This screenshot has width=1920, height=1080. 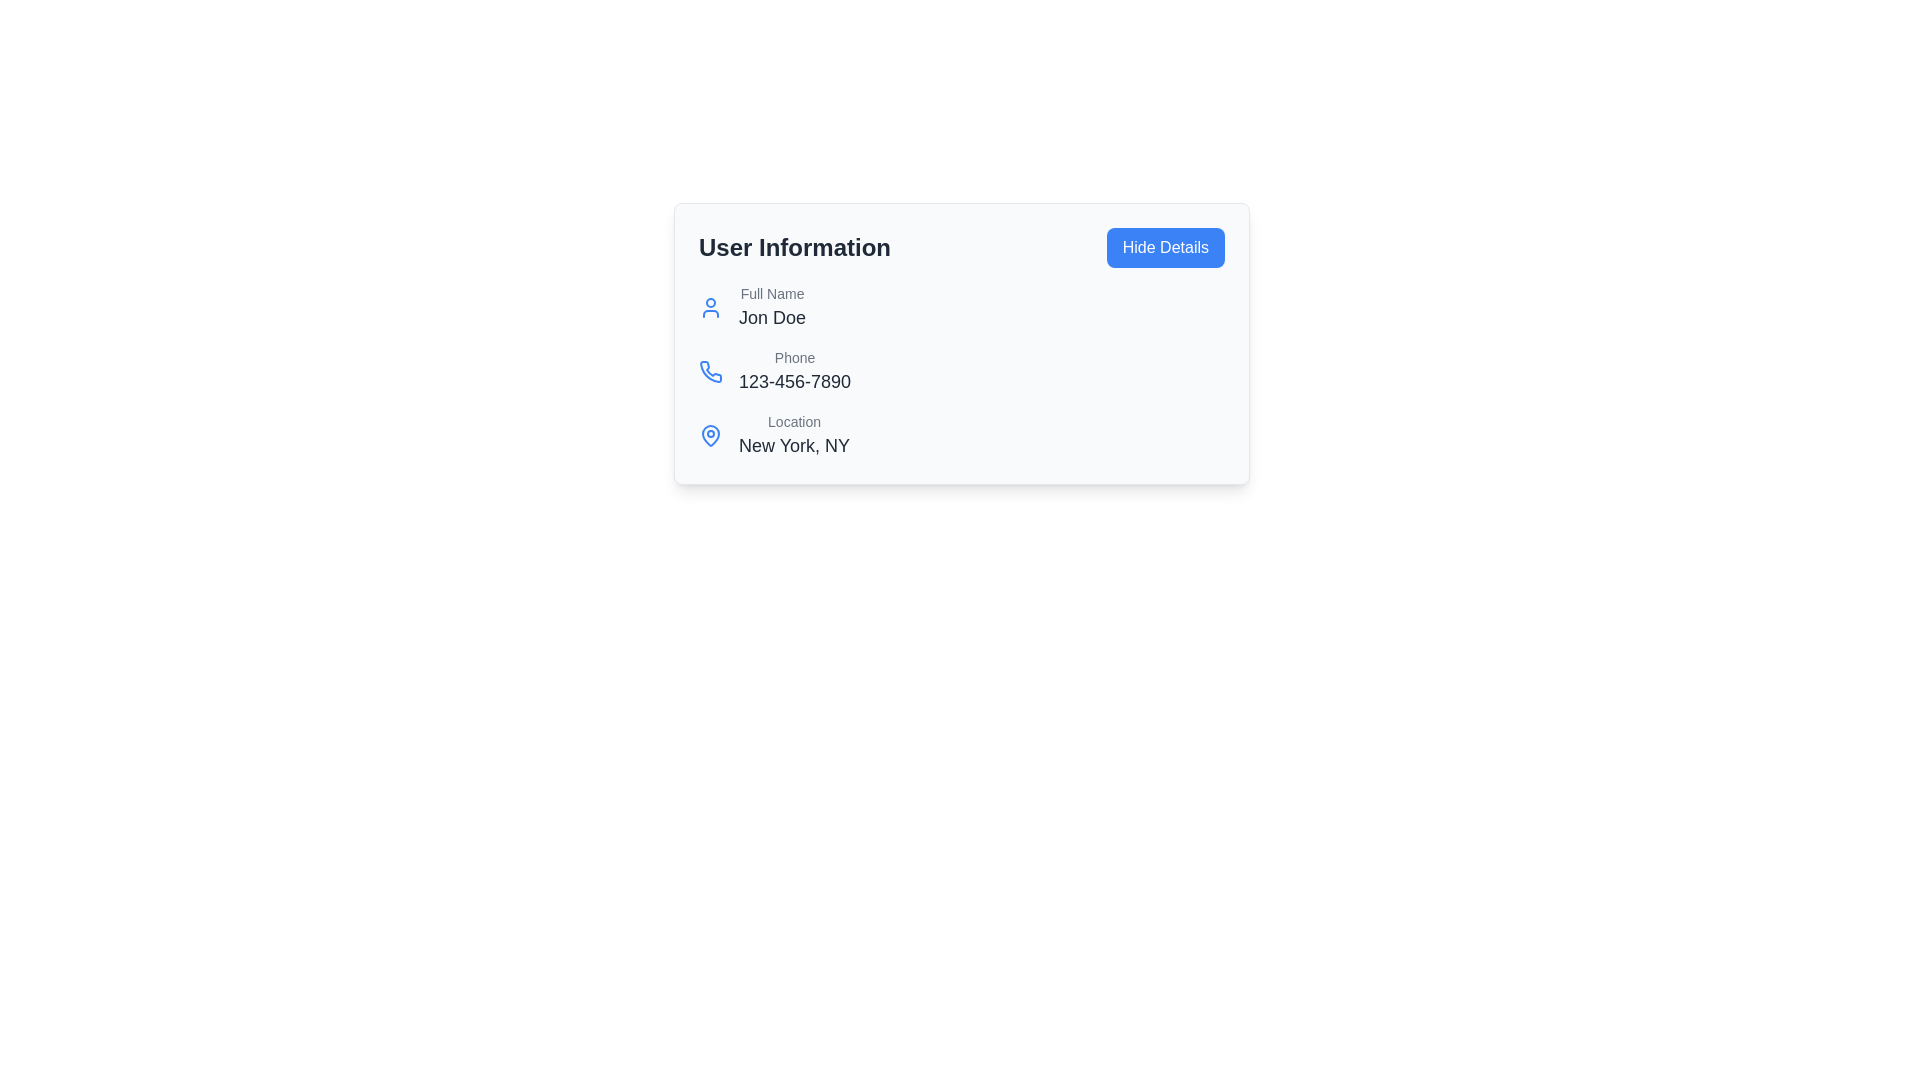 What do you see at coordinates (710, 371) in the screenshot?
I see `the phone icon located in the 'User Information' section, which is positioned to the left of the text '123-456-7890'` at bounding box center [710, 371].